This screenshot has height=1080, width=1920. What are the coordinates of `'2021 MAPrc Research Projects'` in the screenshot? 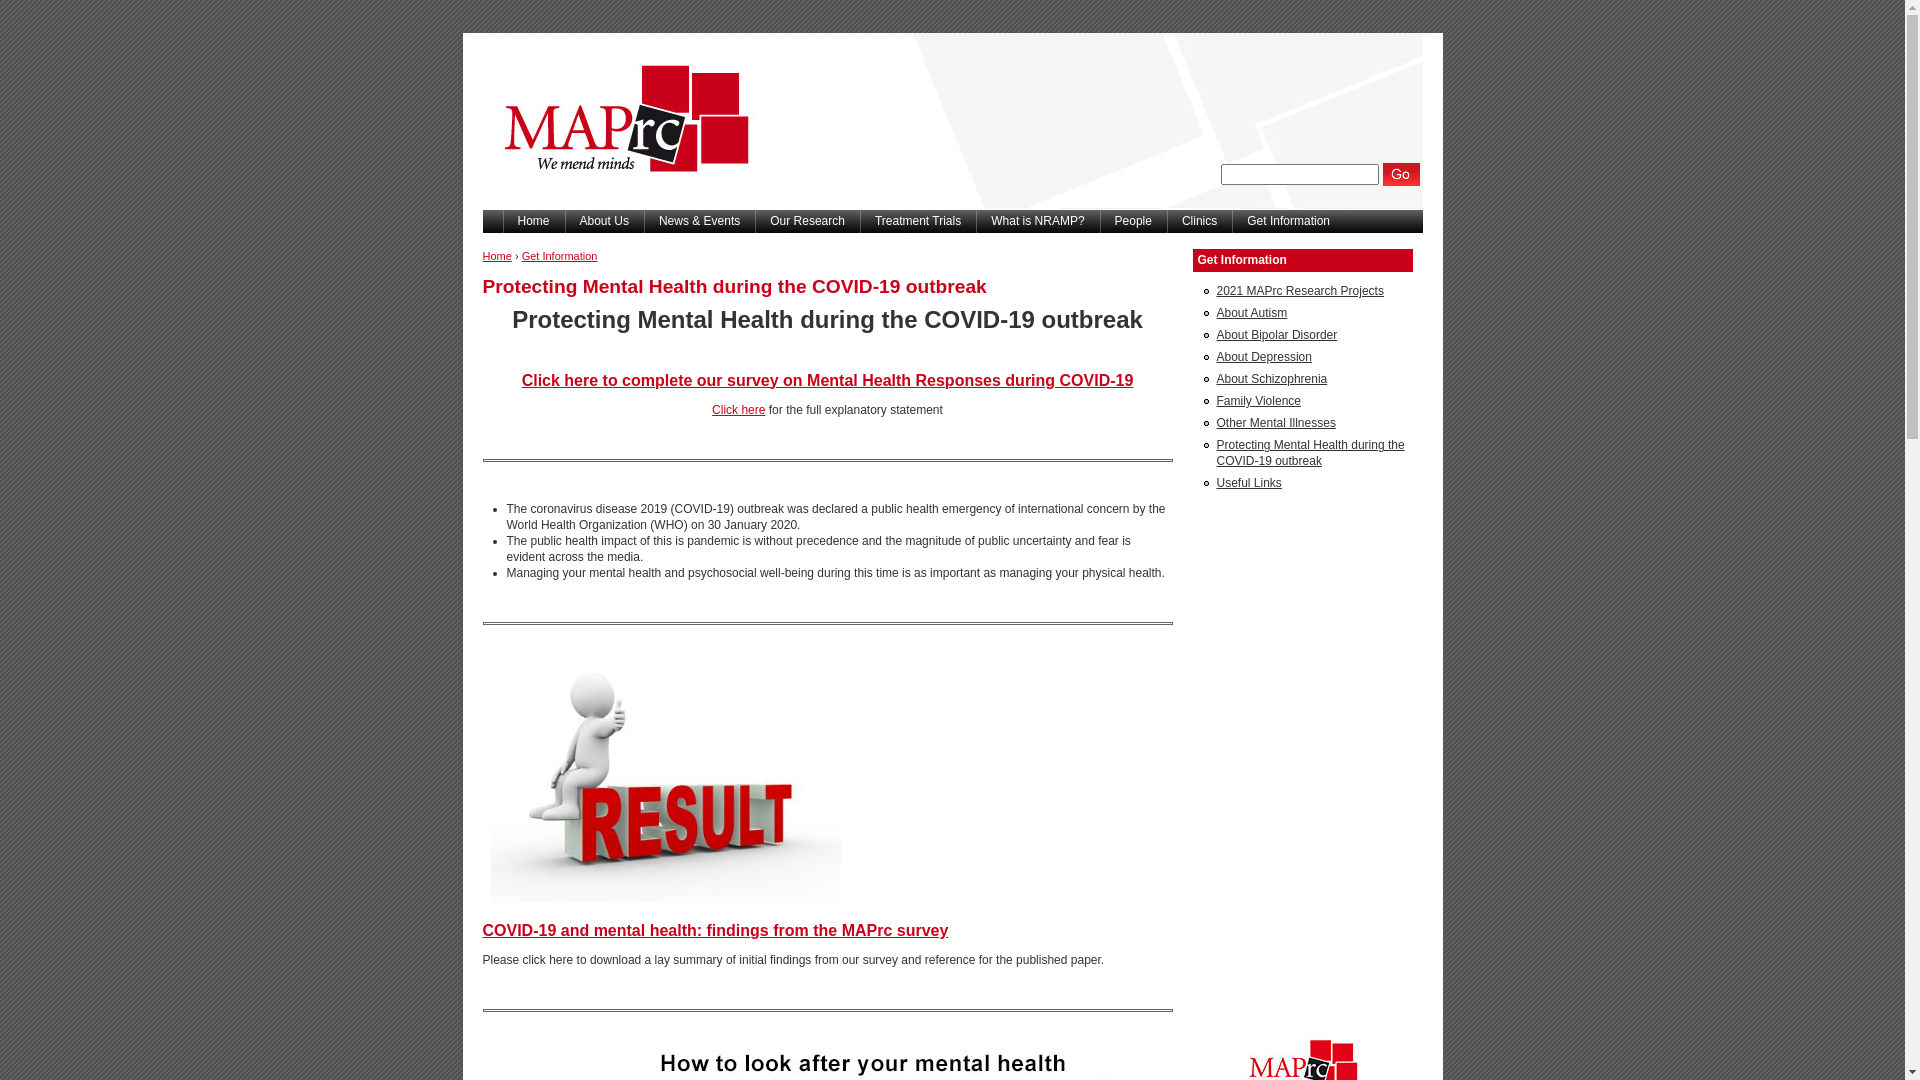 It's located at (1299, 290).